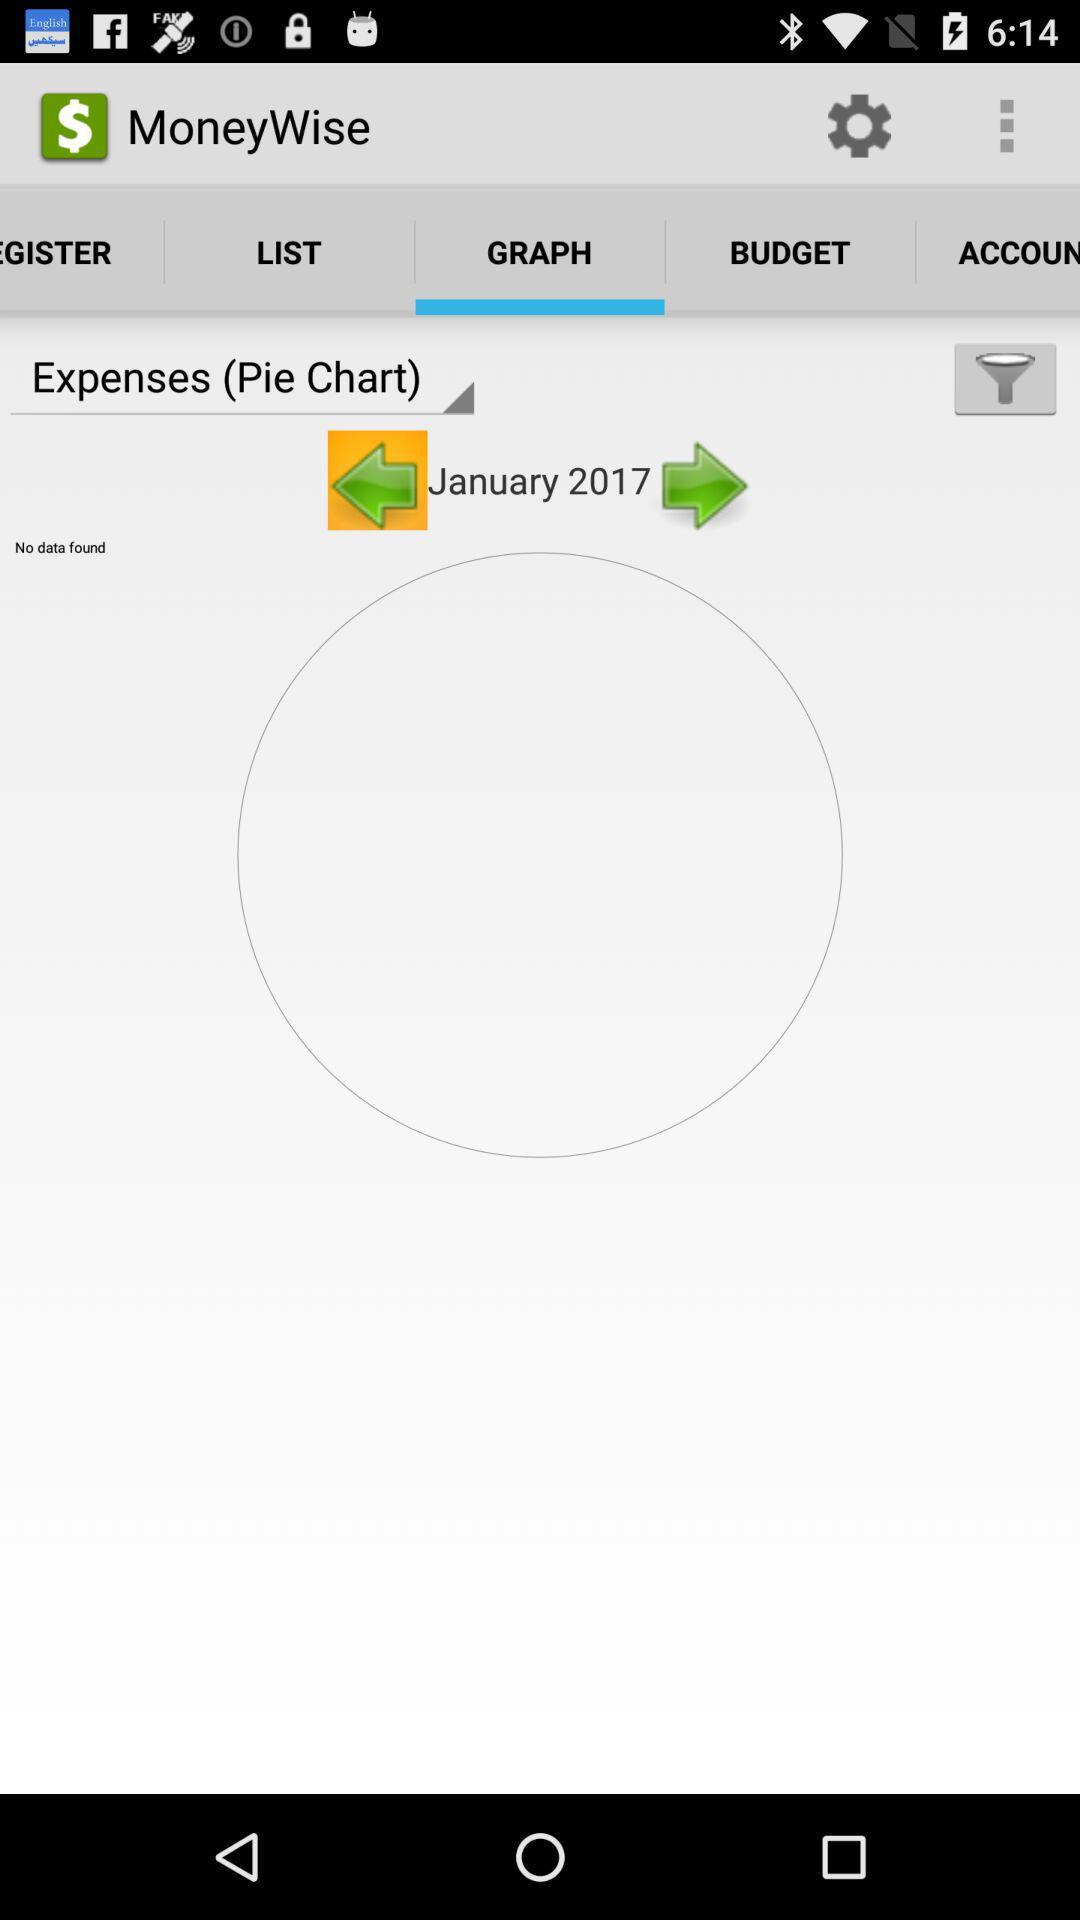  I want to click on the settings icon above budget, so click(858, 124).